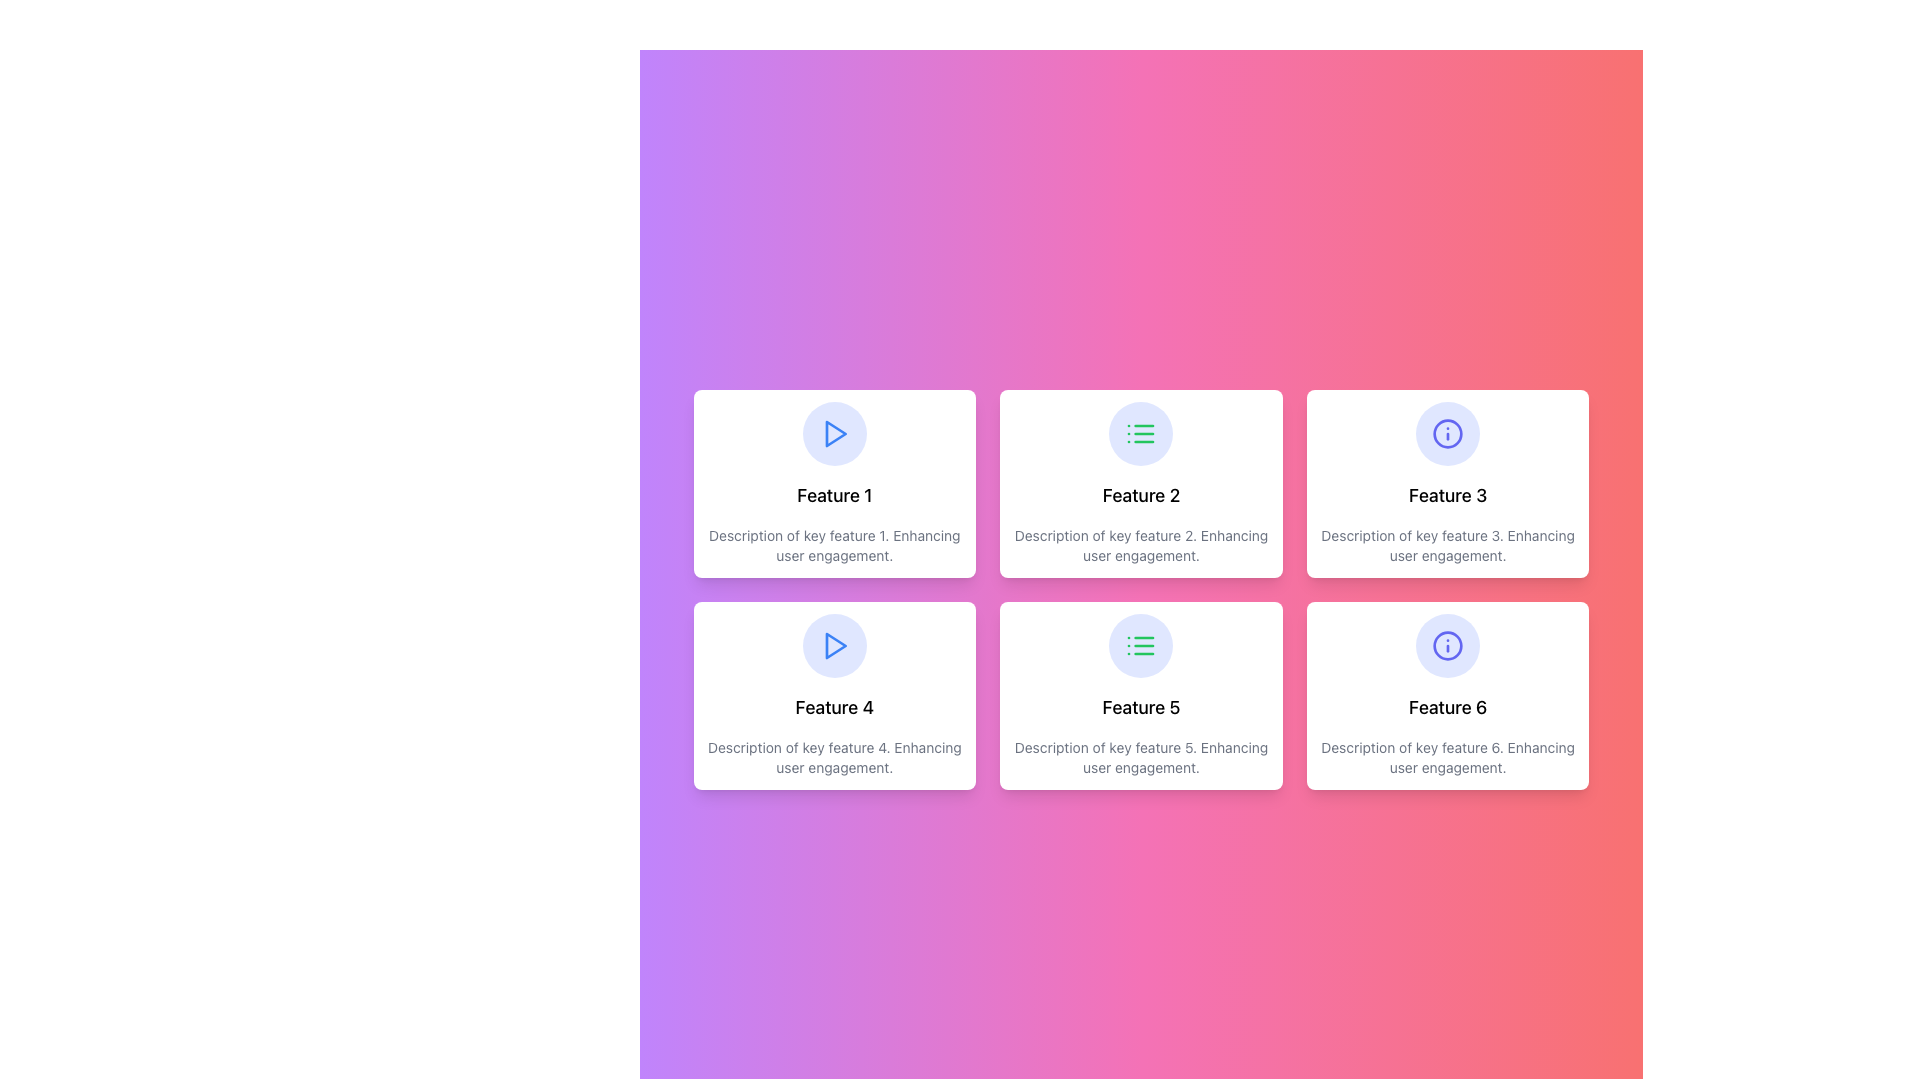  Describe the element at coordinates (1448, 758) in the screenshot. I see `text label that contains 'Description of key feature 6. Enhancing user engagement.' located inside the card labeled 'Feature 6' in the bottom right corner of the grid layout` at that location.